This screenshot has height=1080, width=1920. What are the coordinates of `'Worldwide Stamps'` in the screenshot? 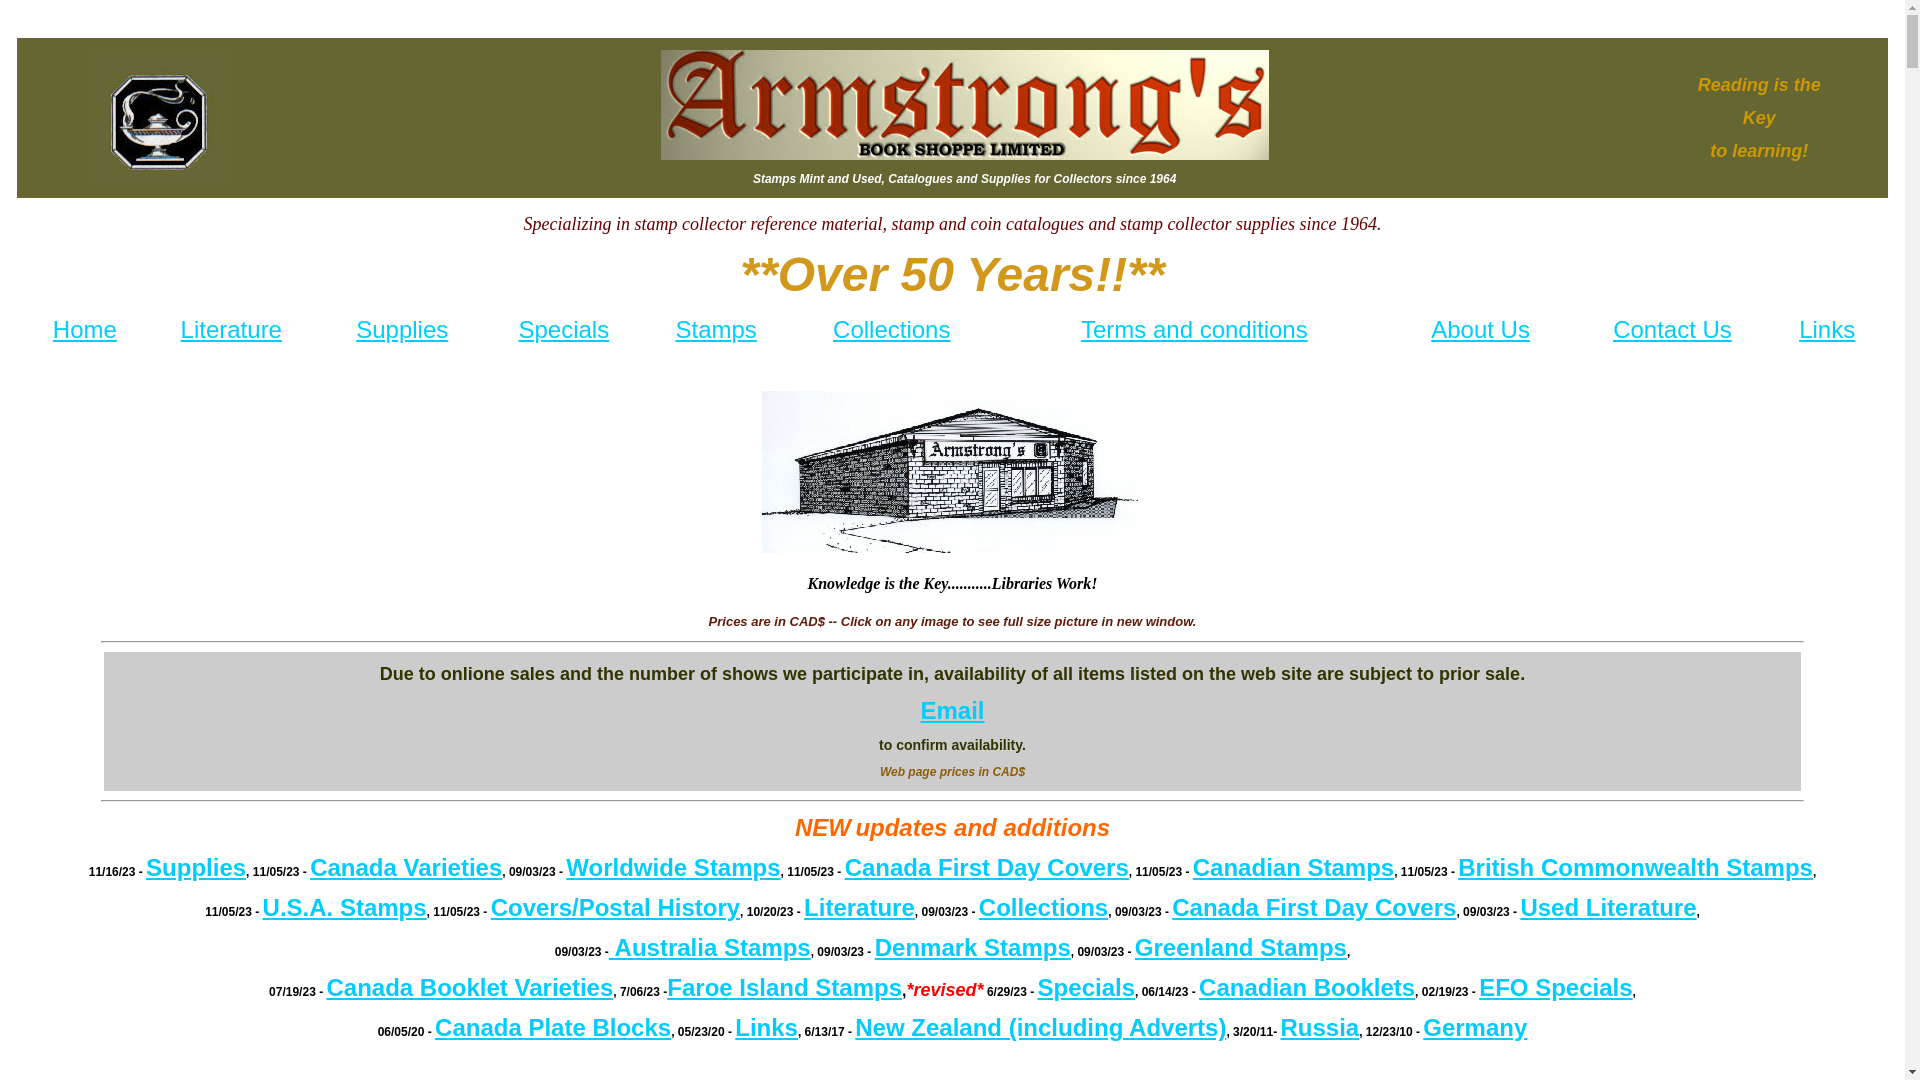 It's located at (672, 866).